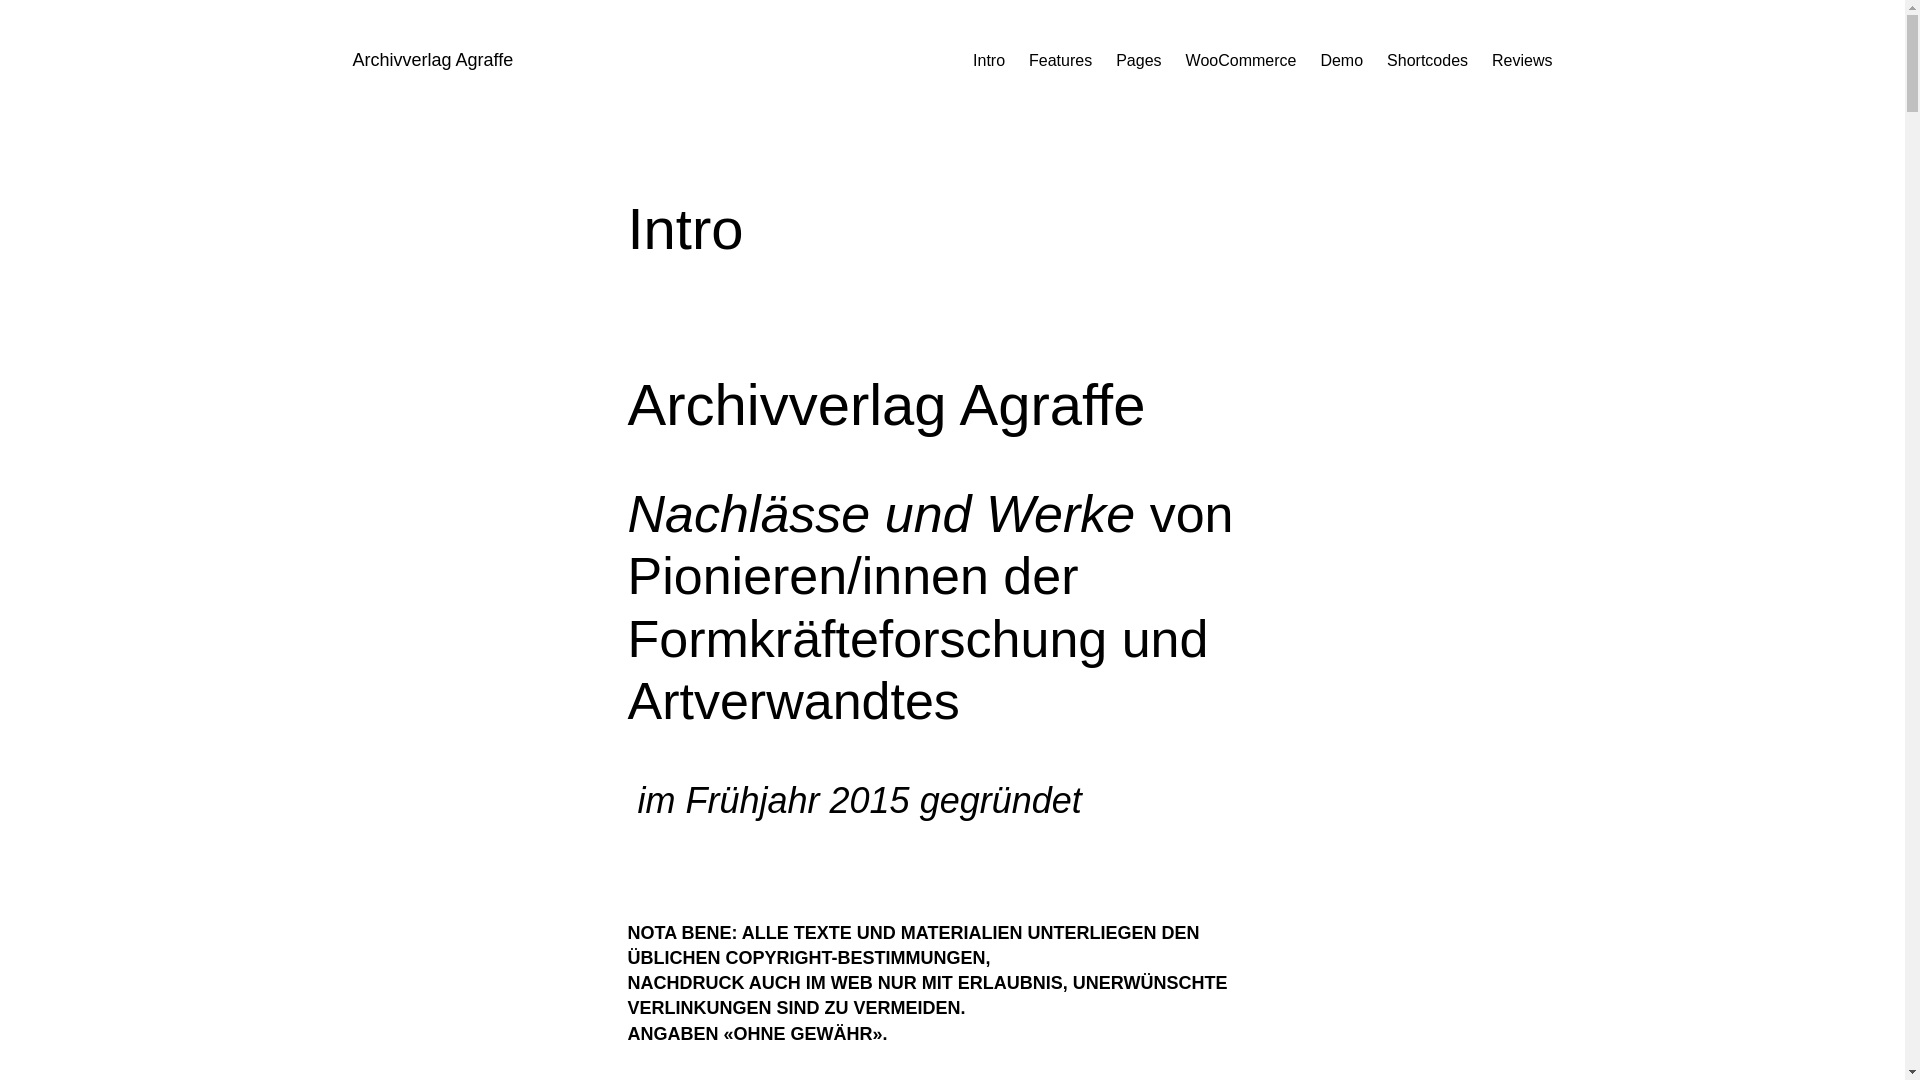 The height and width of the screenshot is (1080, 1920). I want to click on 'Demo', so click(1320, 60).